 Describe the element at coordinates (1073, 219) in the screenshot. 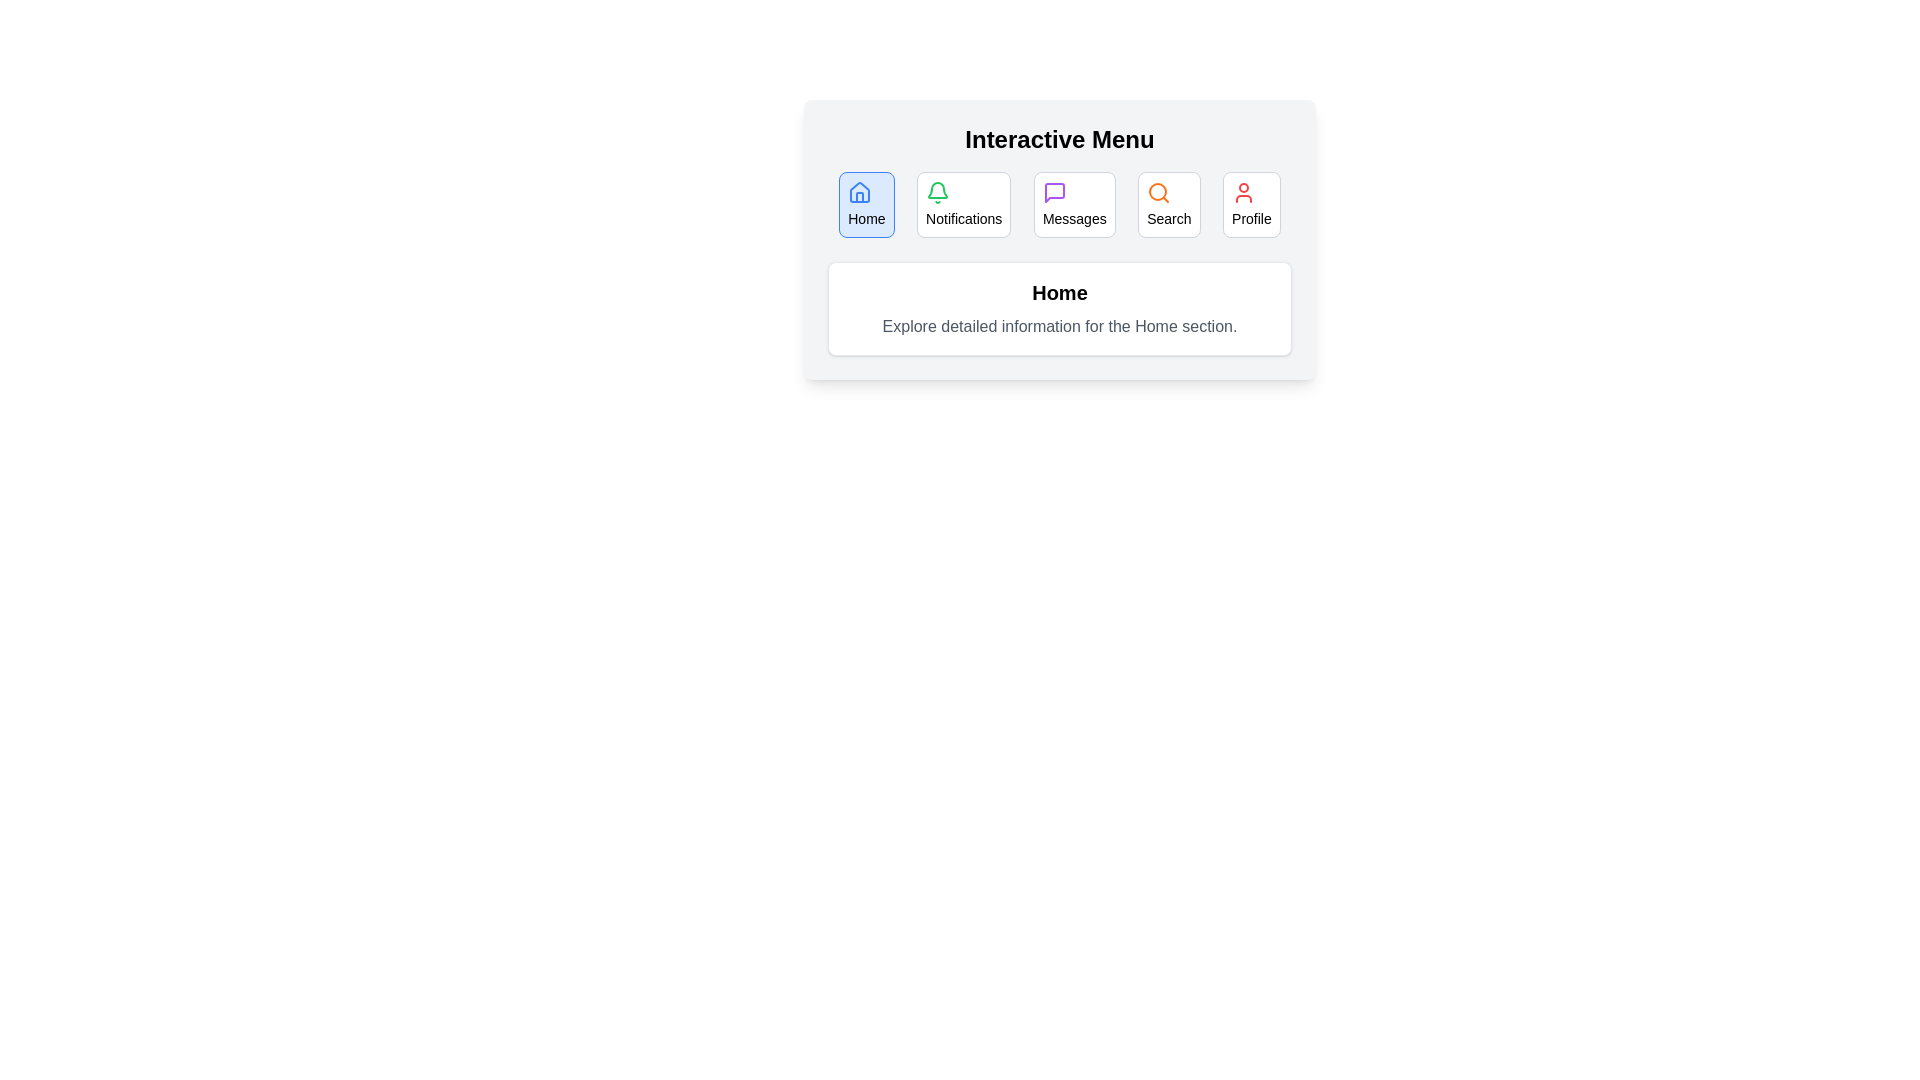

I see `descriptive text label for the 'Messages' button located in the middle of the horizontal menu, positioned just below the messages icon` at that location.